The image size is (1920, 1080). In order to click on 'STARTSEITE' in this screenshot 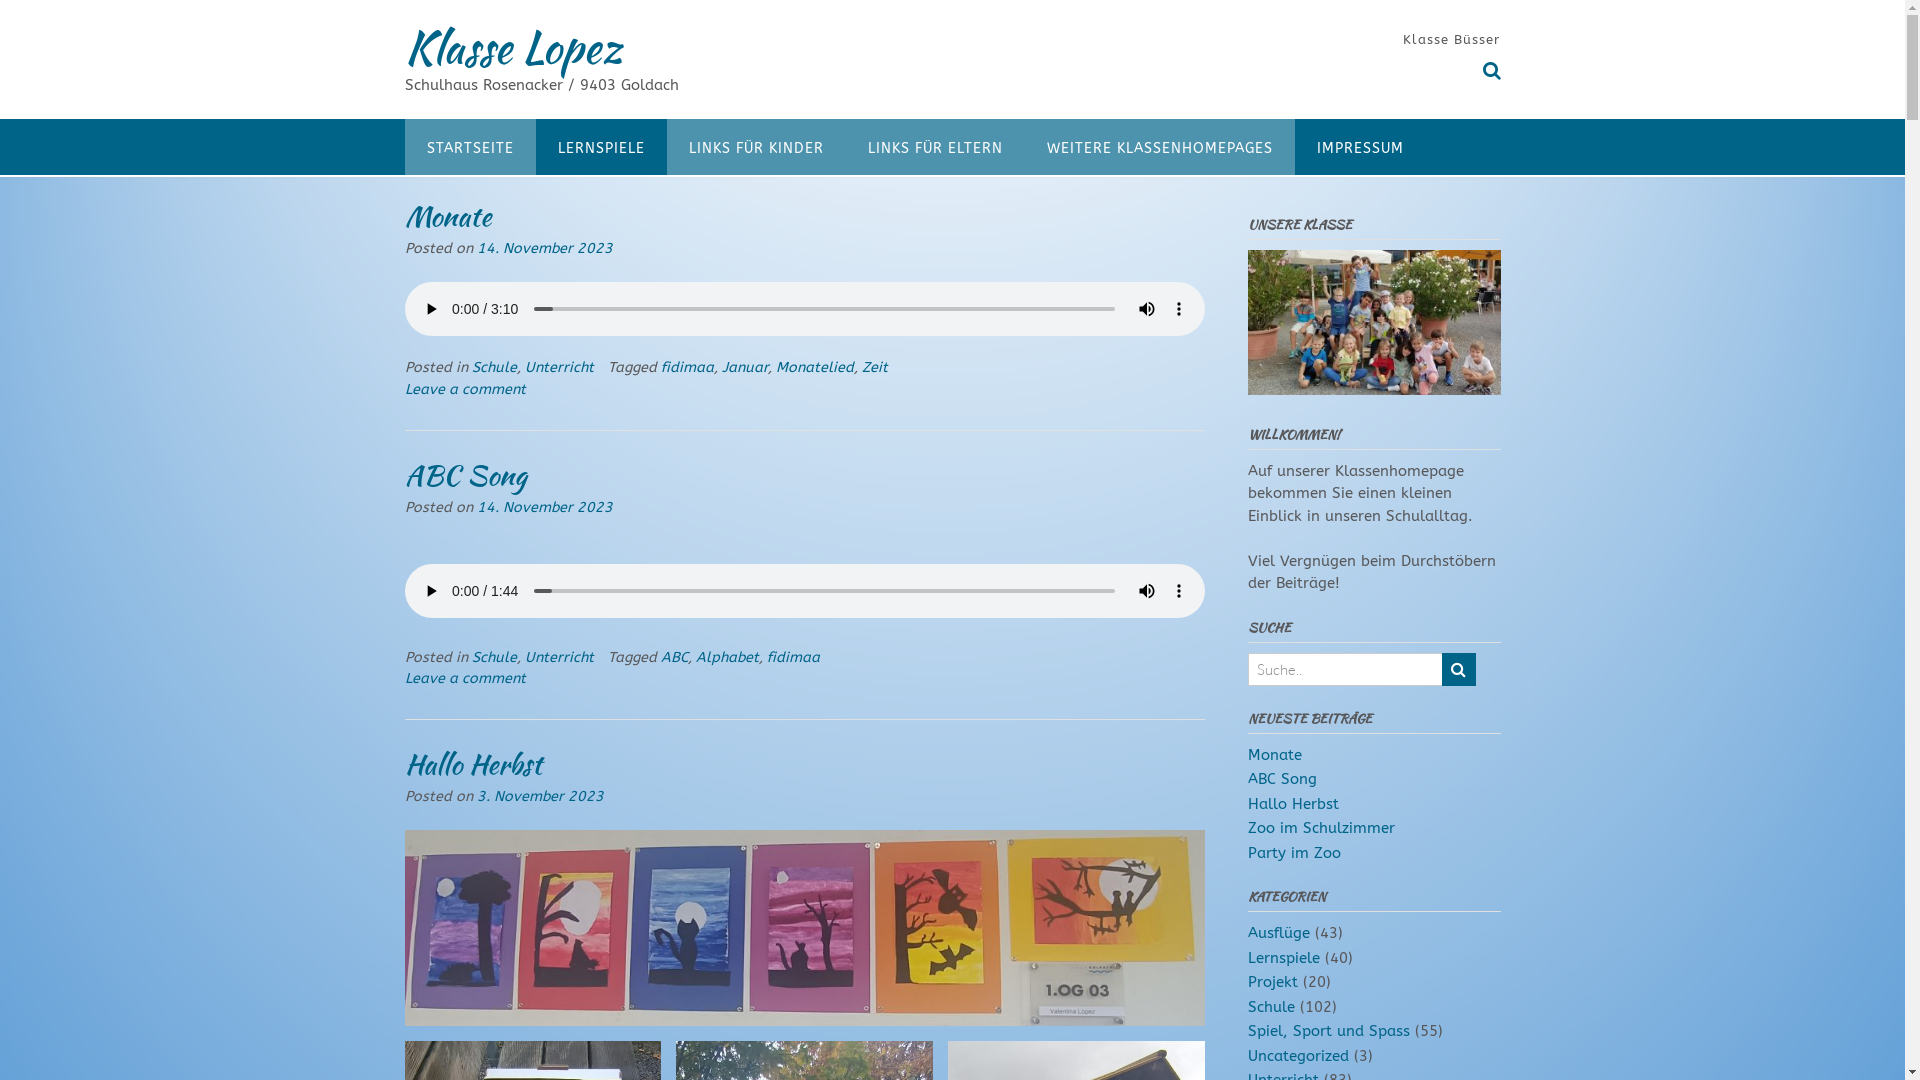, I will do `click(468, 145)`.